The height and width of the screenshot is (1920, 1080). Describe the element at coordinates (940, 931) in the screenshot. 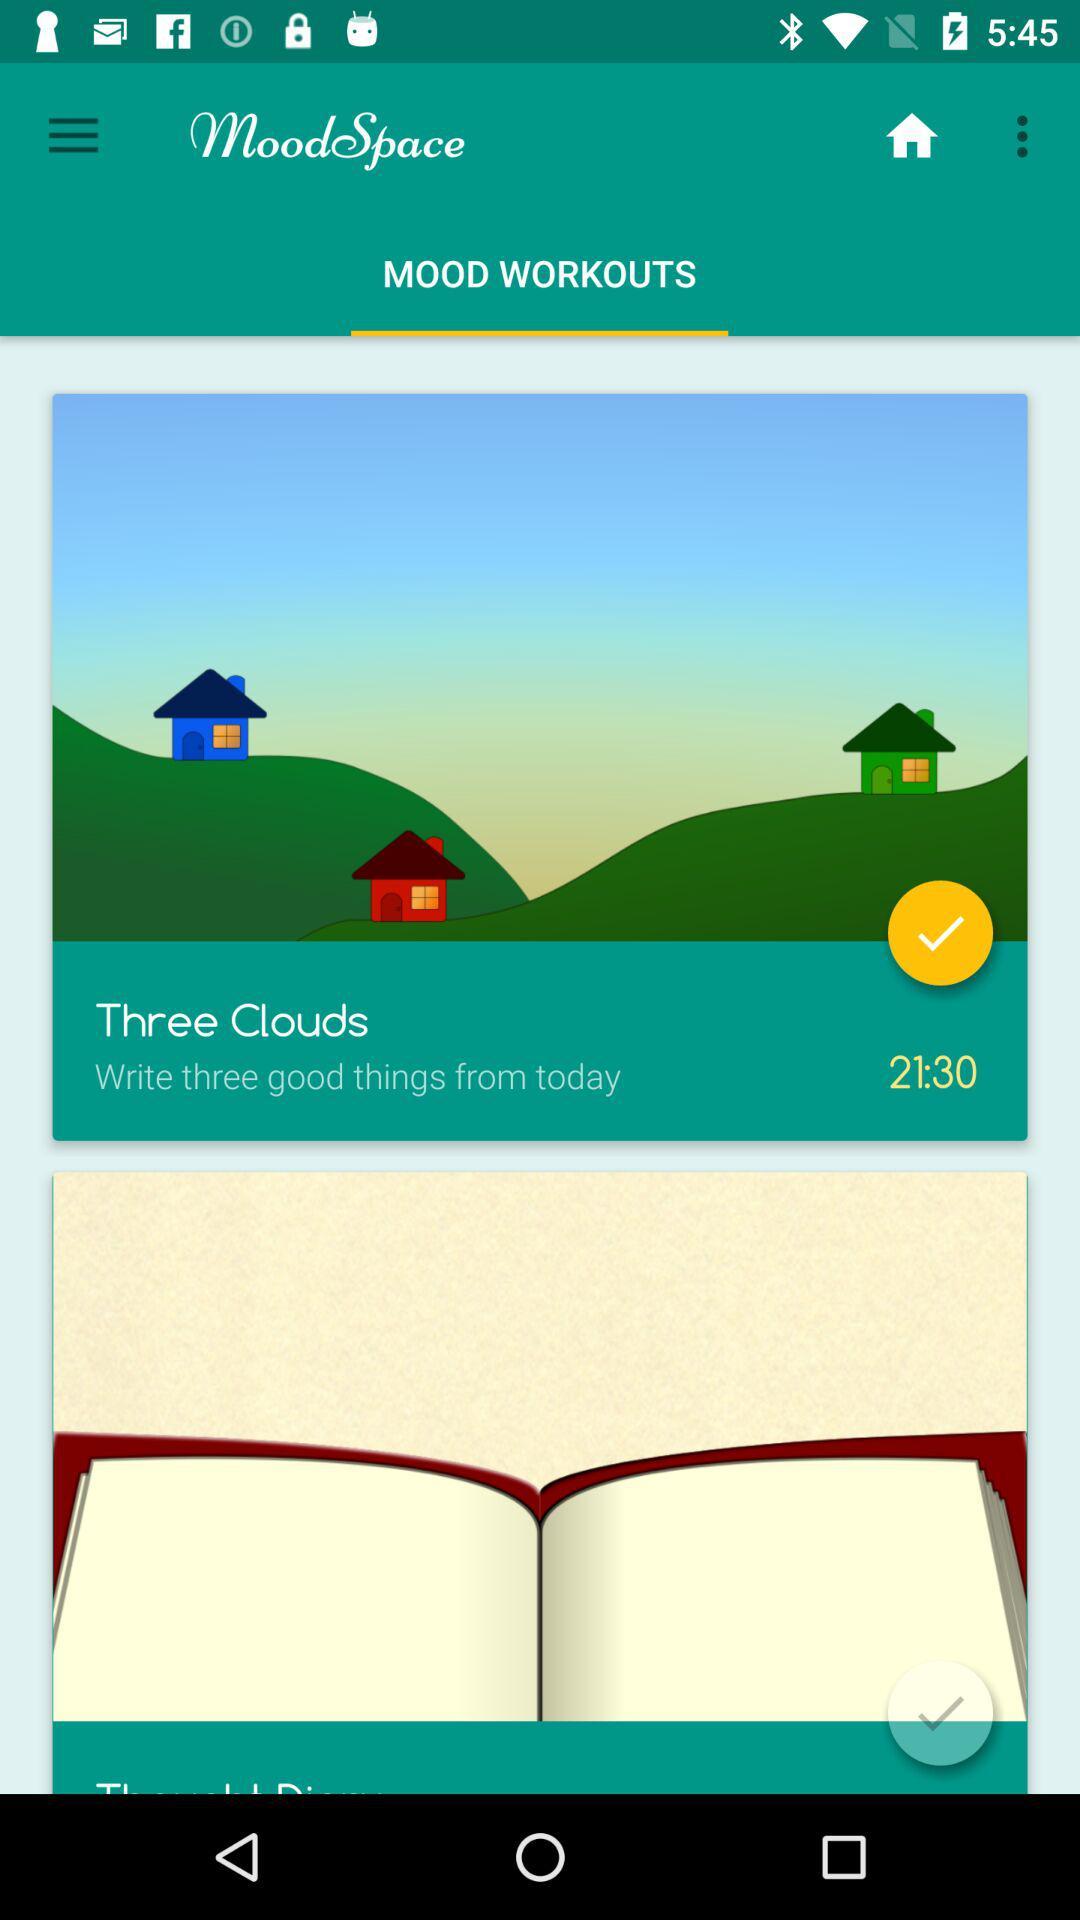

I see `specific part is finished` at that location.